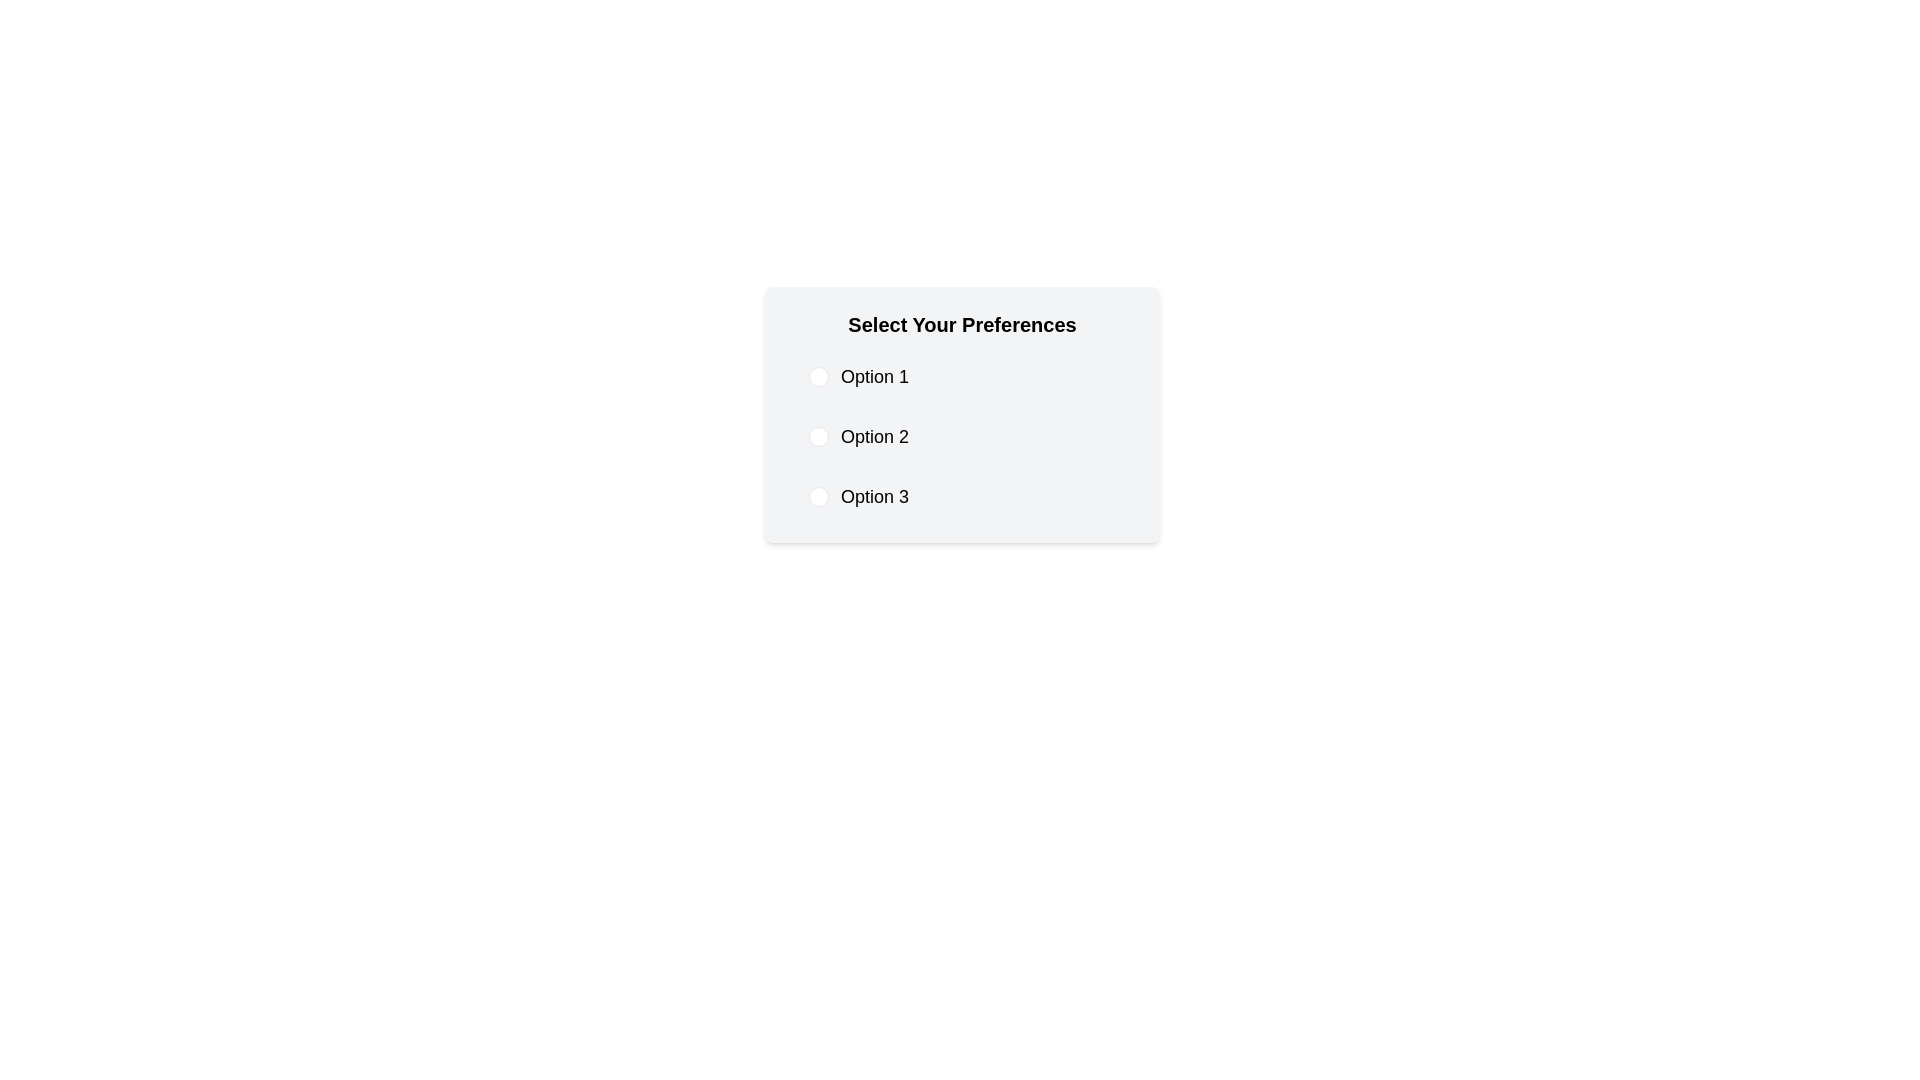  What do you see at coordinates (874, 377) in the screenshot?
I see `text of the first selection option label, which conveys 'Option 1' aligned with its circular checkbox in the 'Select Your Preferences' list` at bounding box center [874, 377].